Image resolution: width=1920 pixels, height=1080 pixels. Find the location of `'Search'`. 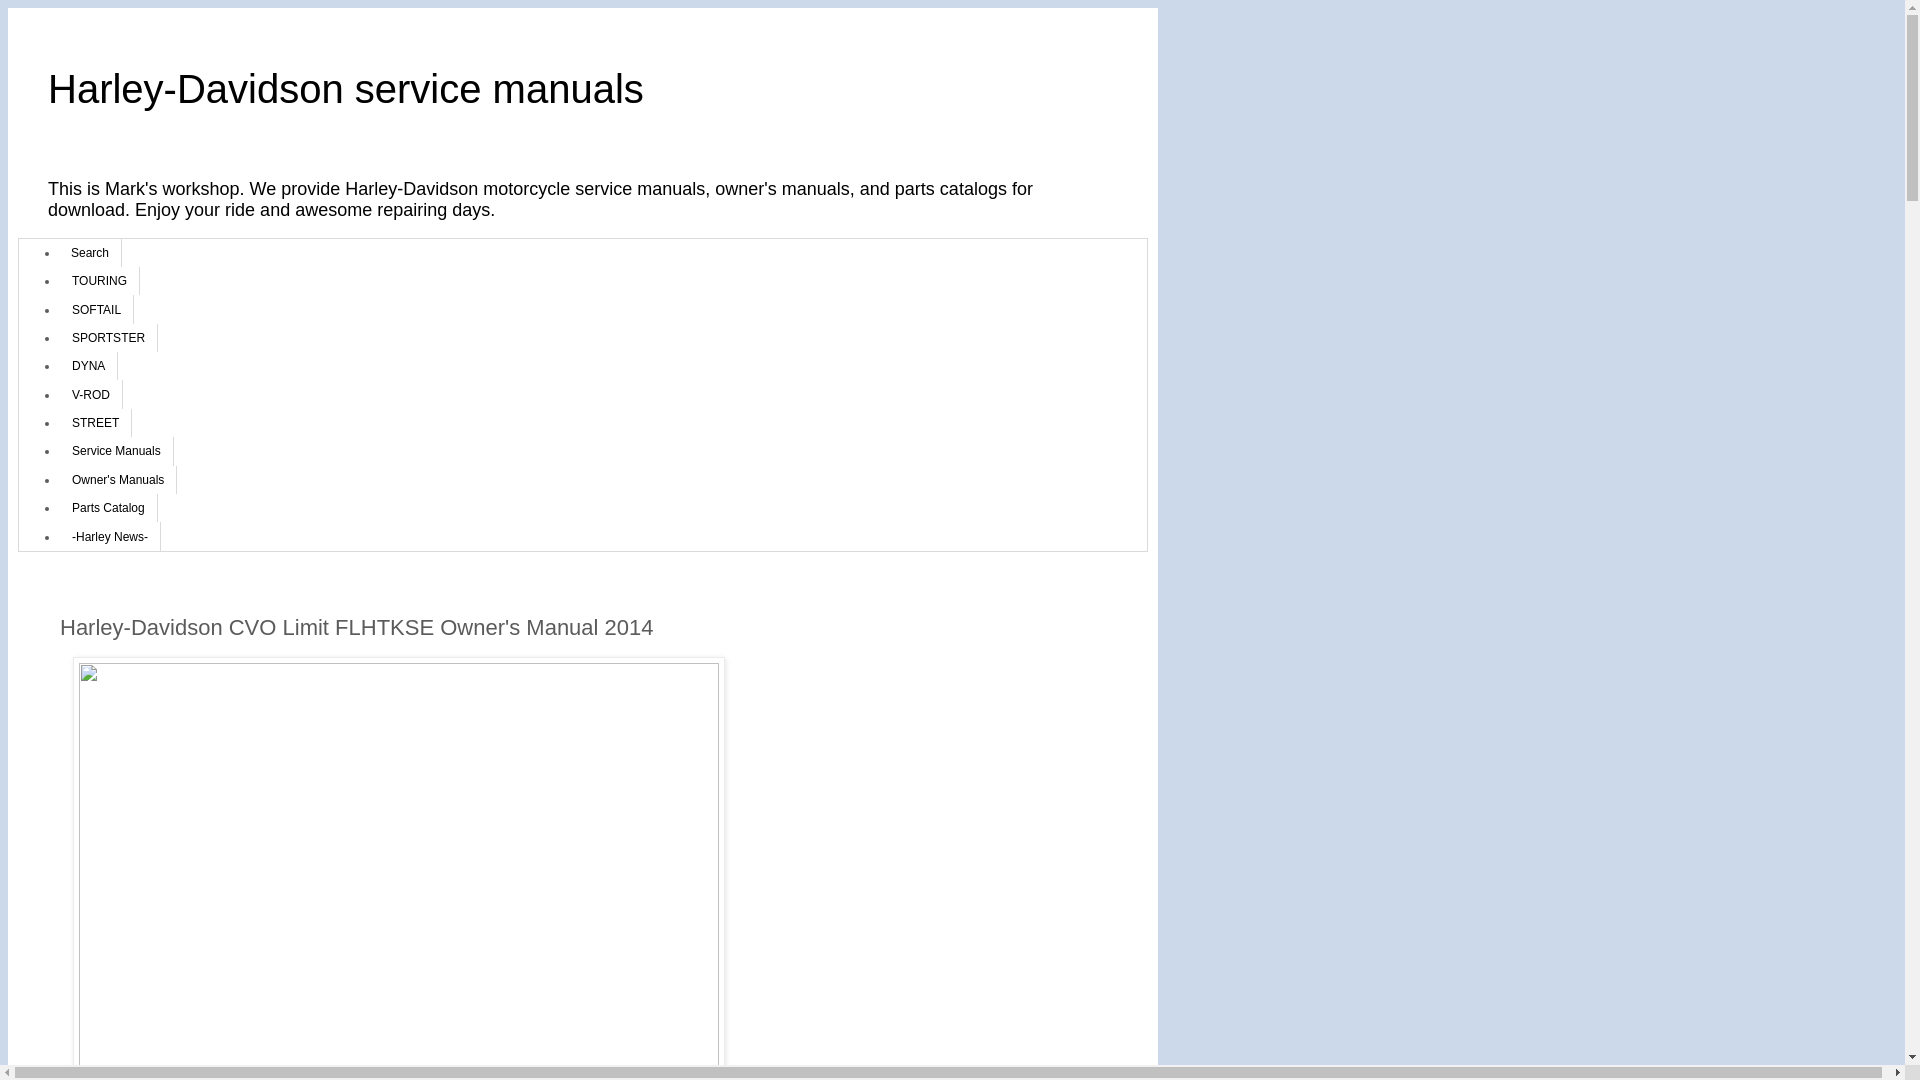

'Search' is located at coordinates (89, 252).